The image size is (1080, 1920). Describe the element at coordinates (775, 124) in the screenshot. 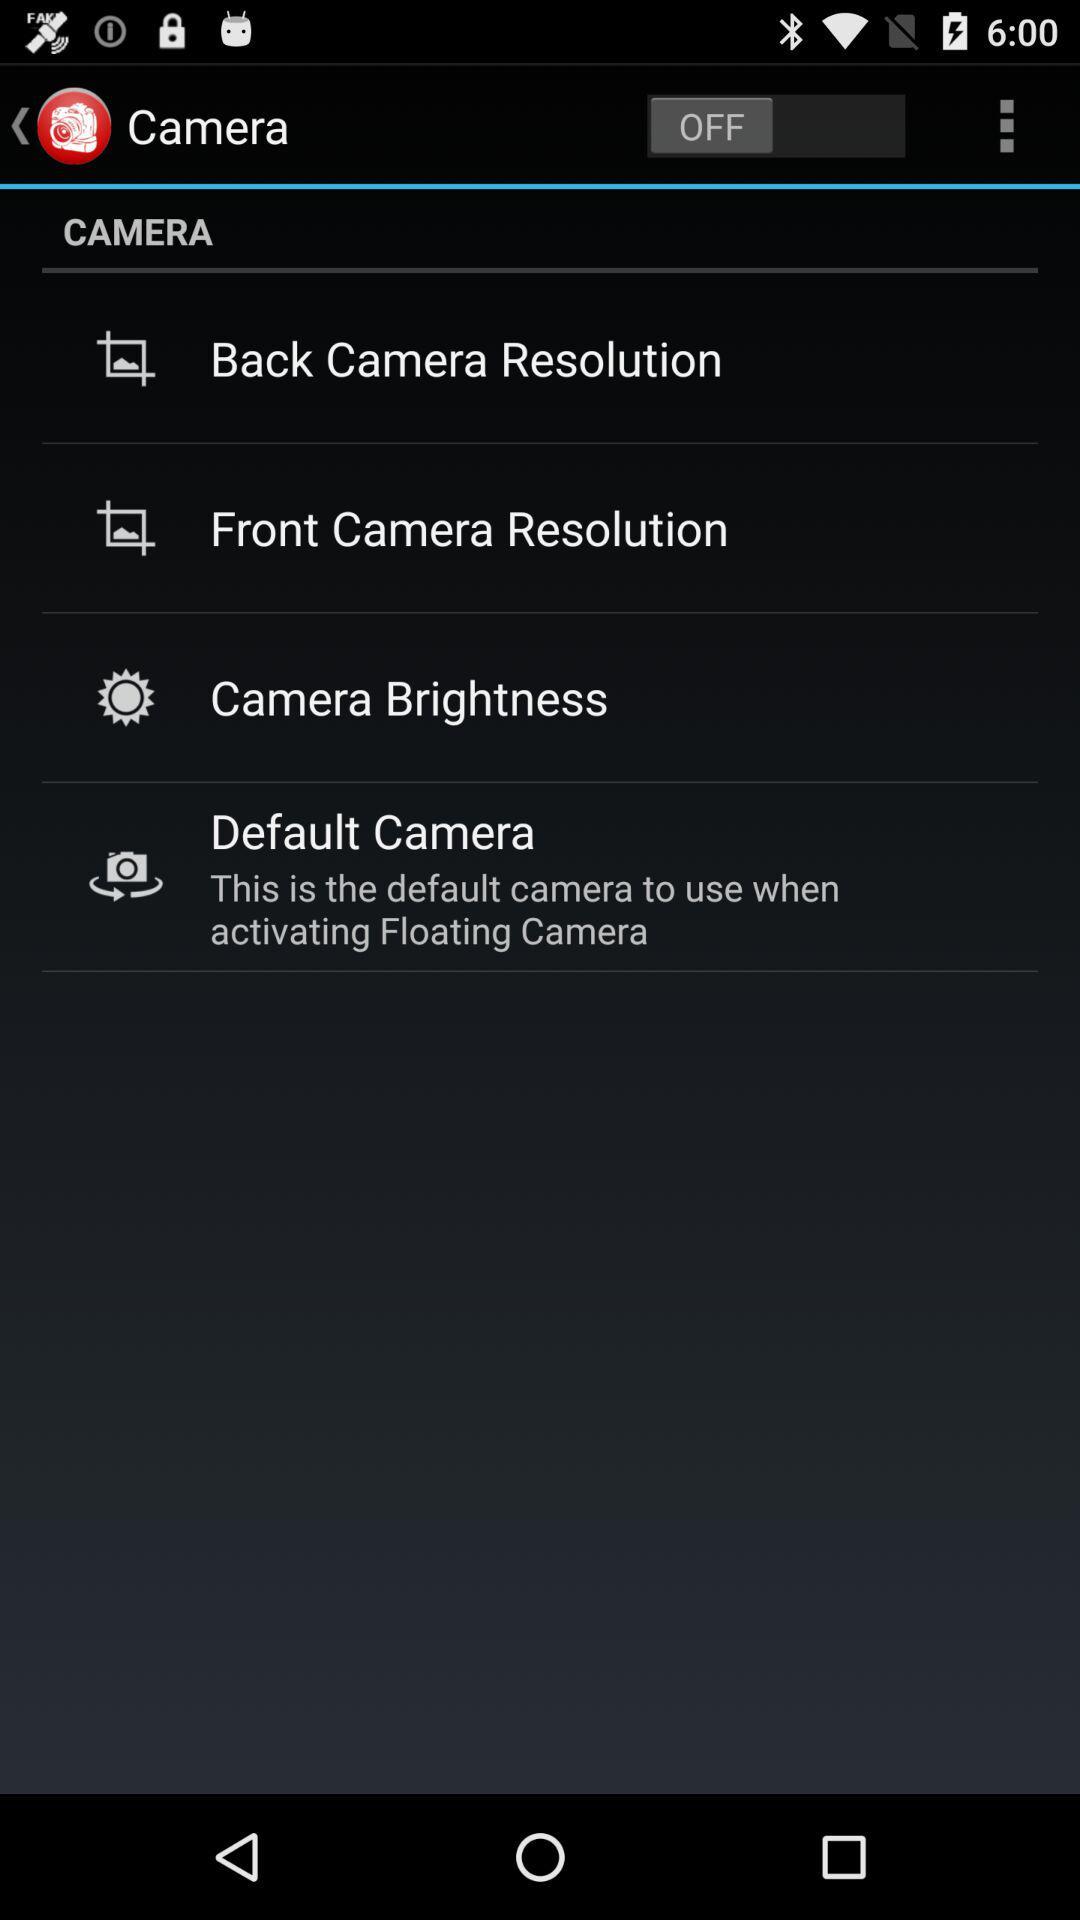

I see `switch on` at that location.